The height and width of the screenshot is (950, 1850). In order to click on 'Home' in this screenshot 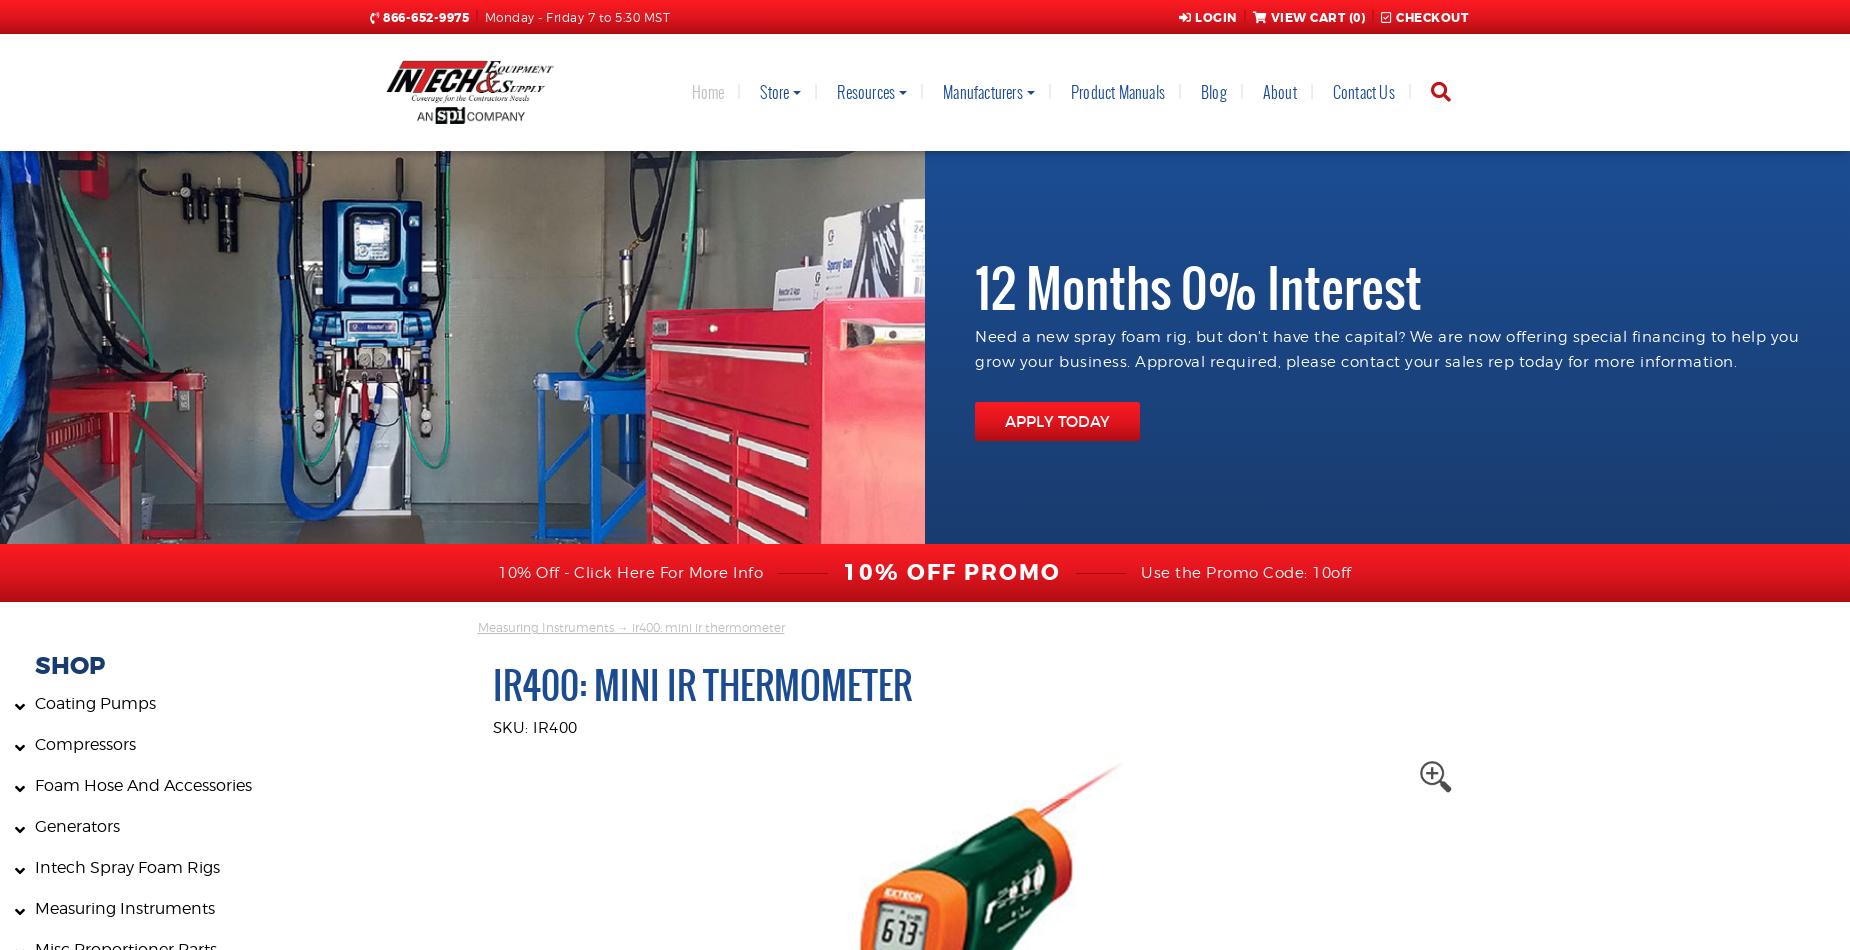, I will do `click(707, 91)`.